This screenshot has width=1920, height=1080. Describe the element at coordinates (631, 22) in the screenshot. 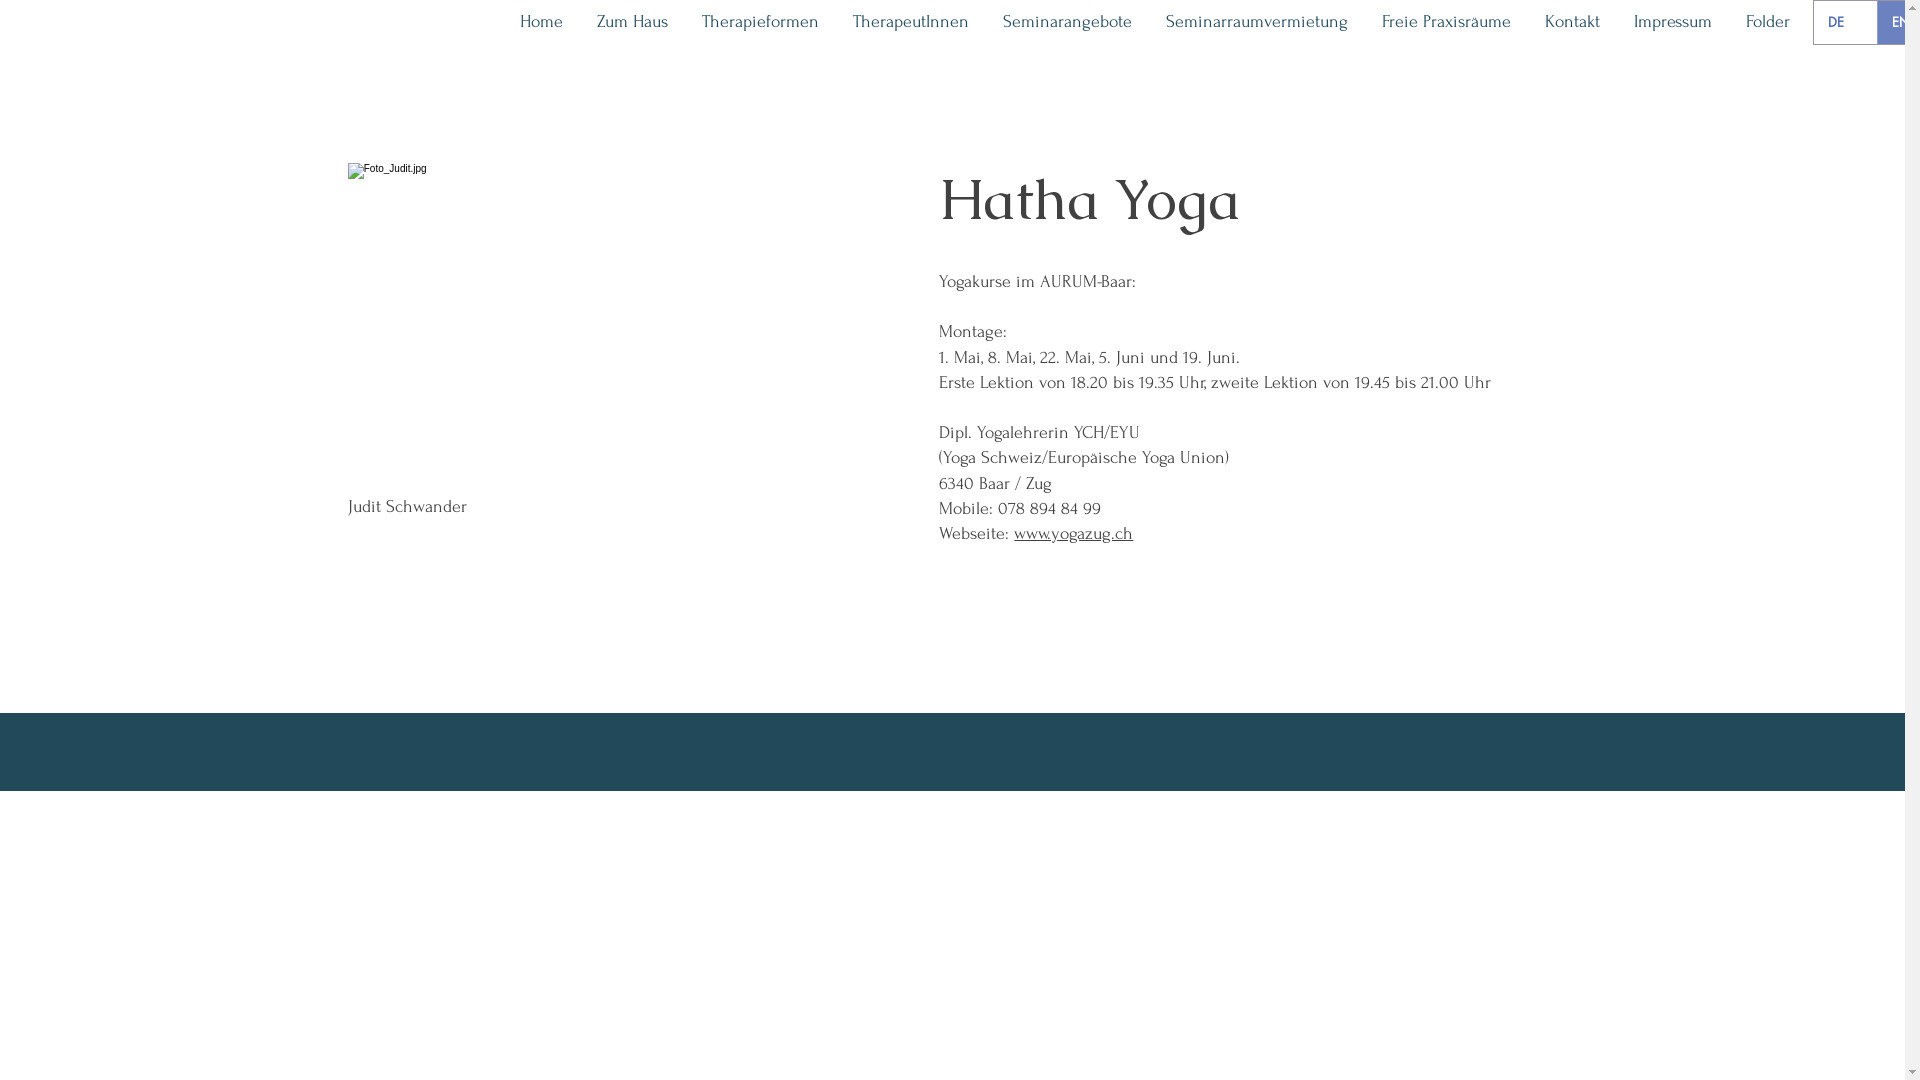

I see `'Zum Haus'` at that location.